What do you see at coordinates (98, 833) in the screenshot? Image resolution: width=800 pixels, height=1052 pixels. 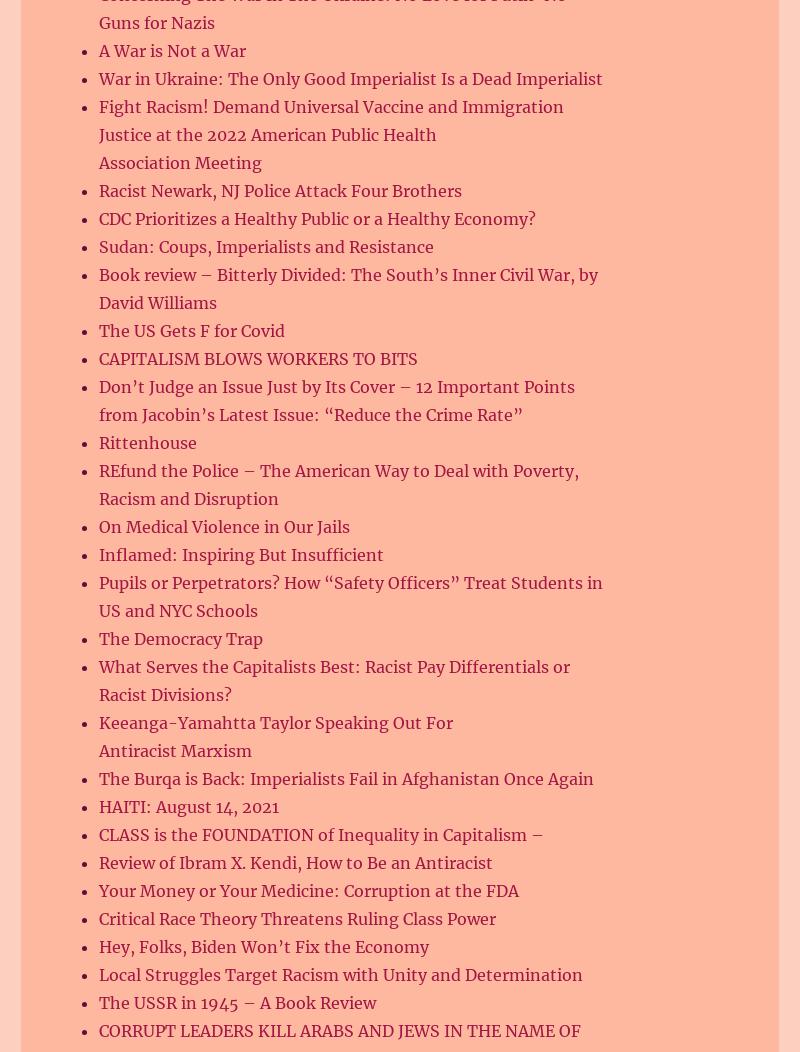 I see `'CLASS is the FOUNDATION of Inequality in Capitalism –'` at bounding box center [98, 833].